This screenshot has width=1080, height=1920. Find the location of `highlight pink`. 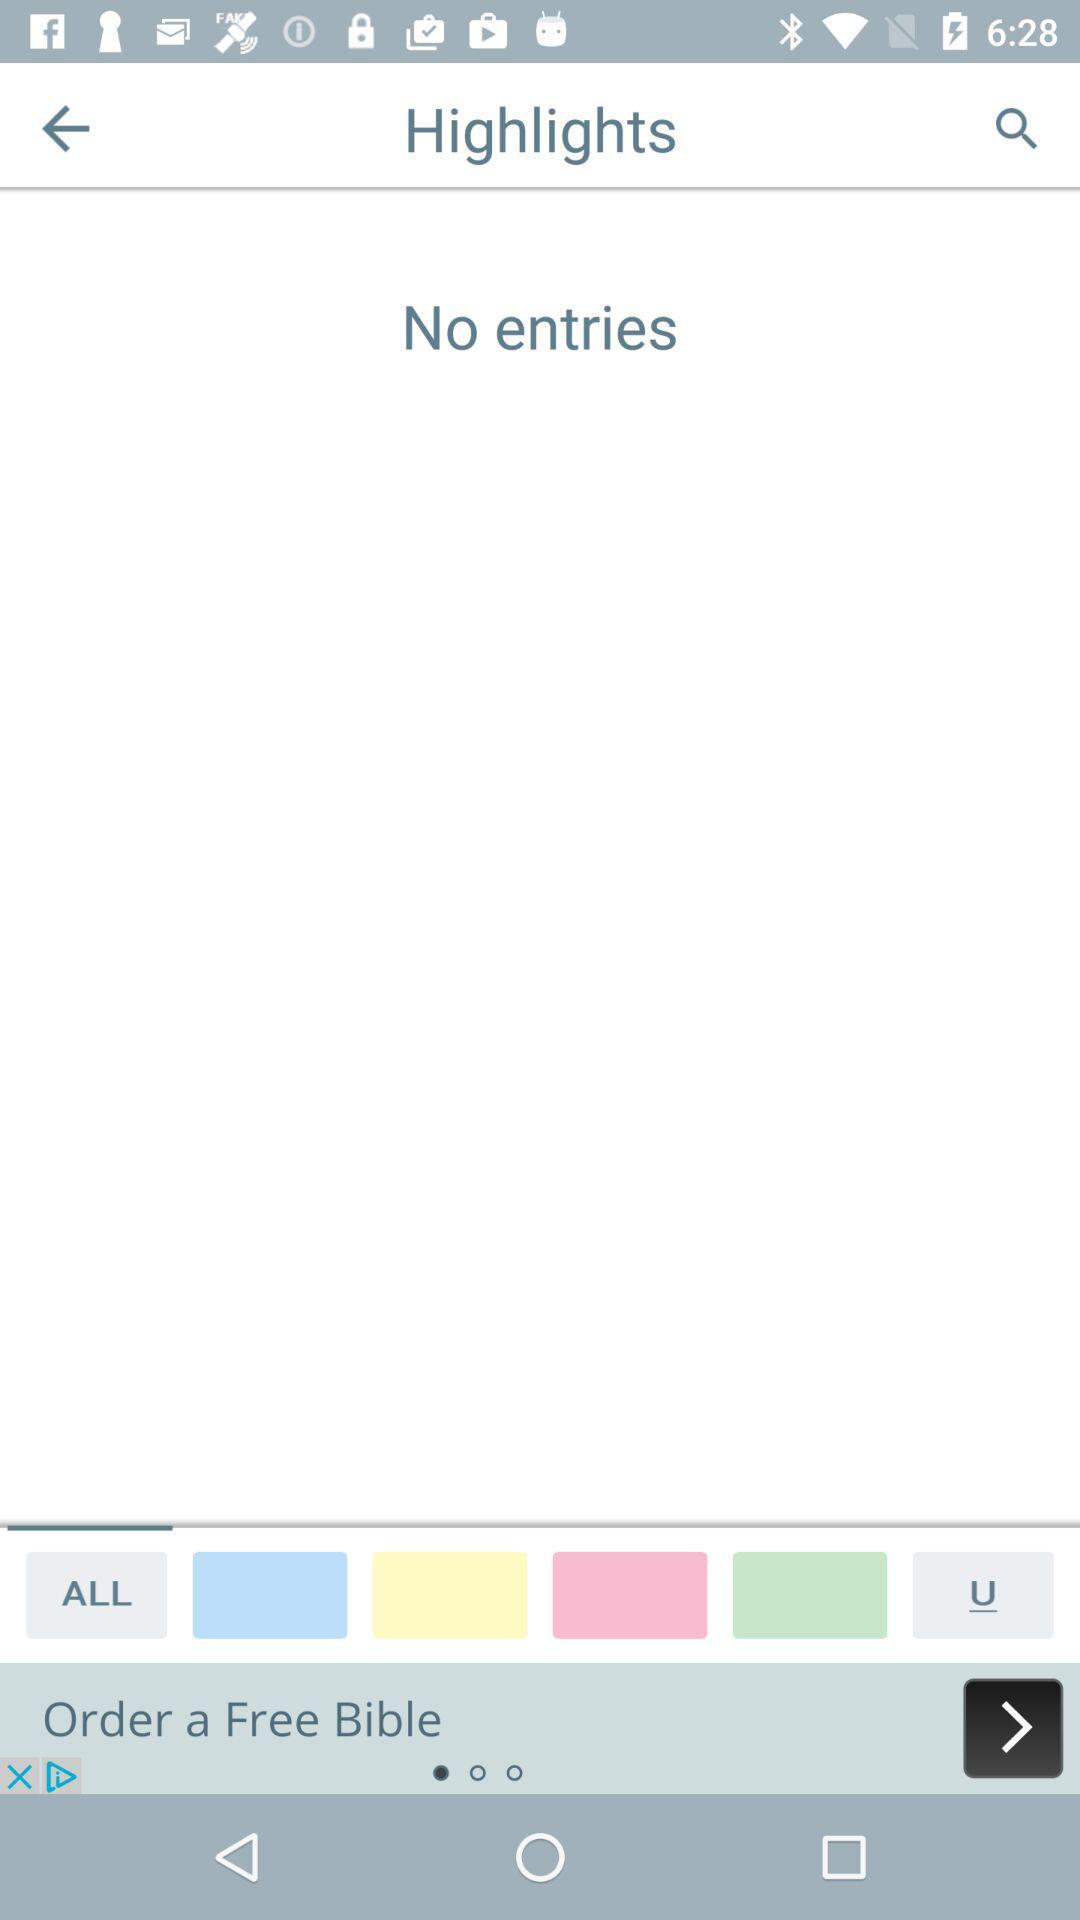

highlight pink is located at coordinates (628, 1593).